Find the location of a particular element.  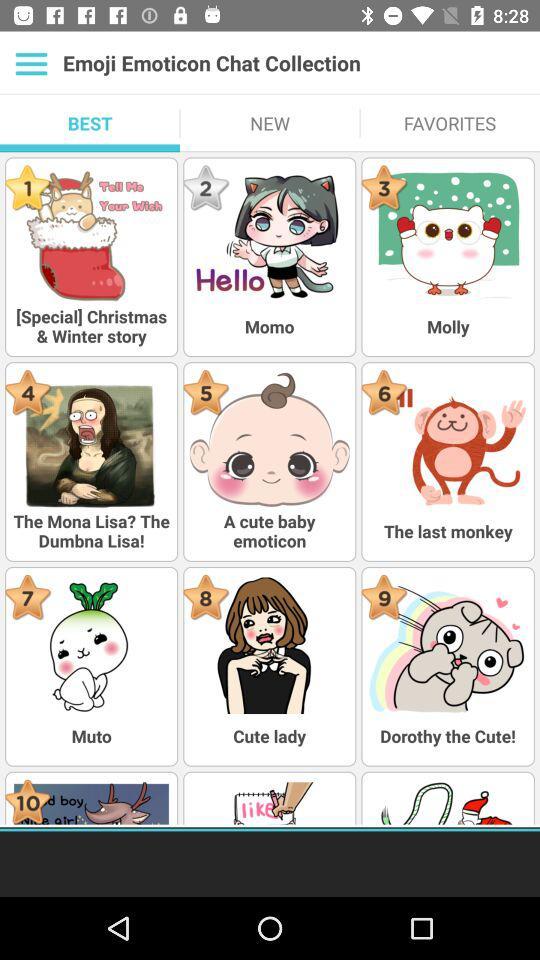

the favorites icon is located at coordinates (449, 122).